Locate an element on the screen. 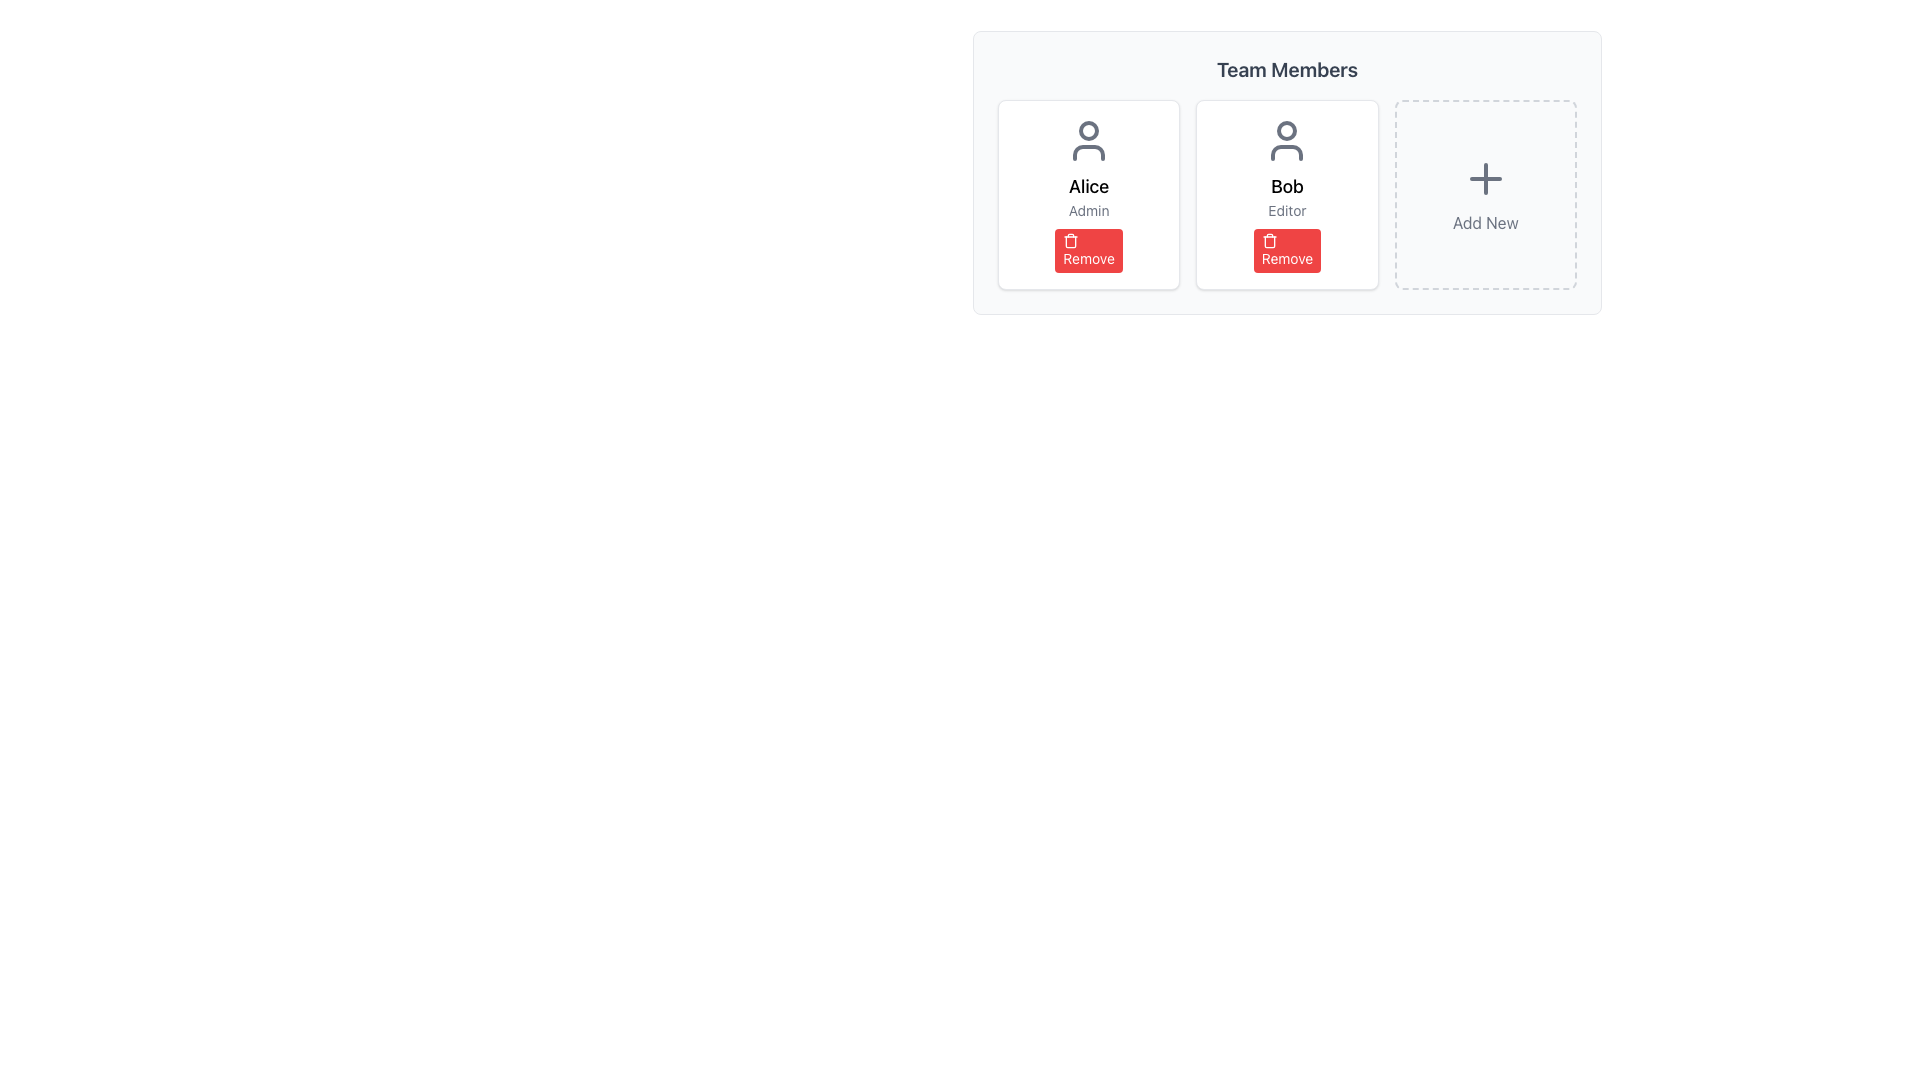 This screenshot has width=1920, height=1080. the user icon representing 'Bob' at the top of his card in the 'Team Members' section is located at coordinates (1287, 140).